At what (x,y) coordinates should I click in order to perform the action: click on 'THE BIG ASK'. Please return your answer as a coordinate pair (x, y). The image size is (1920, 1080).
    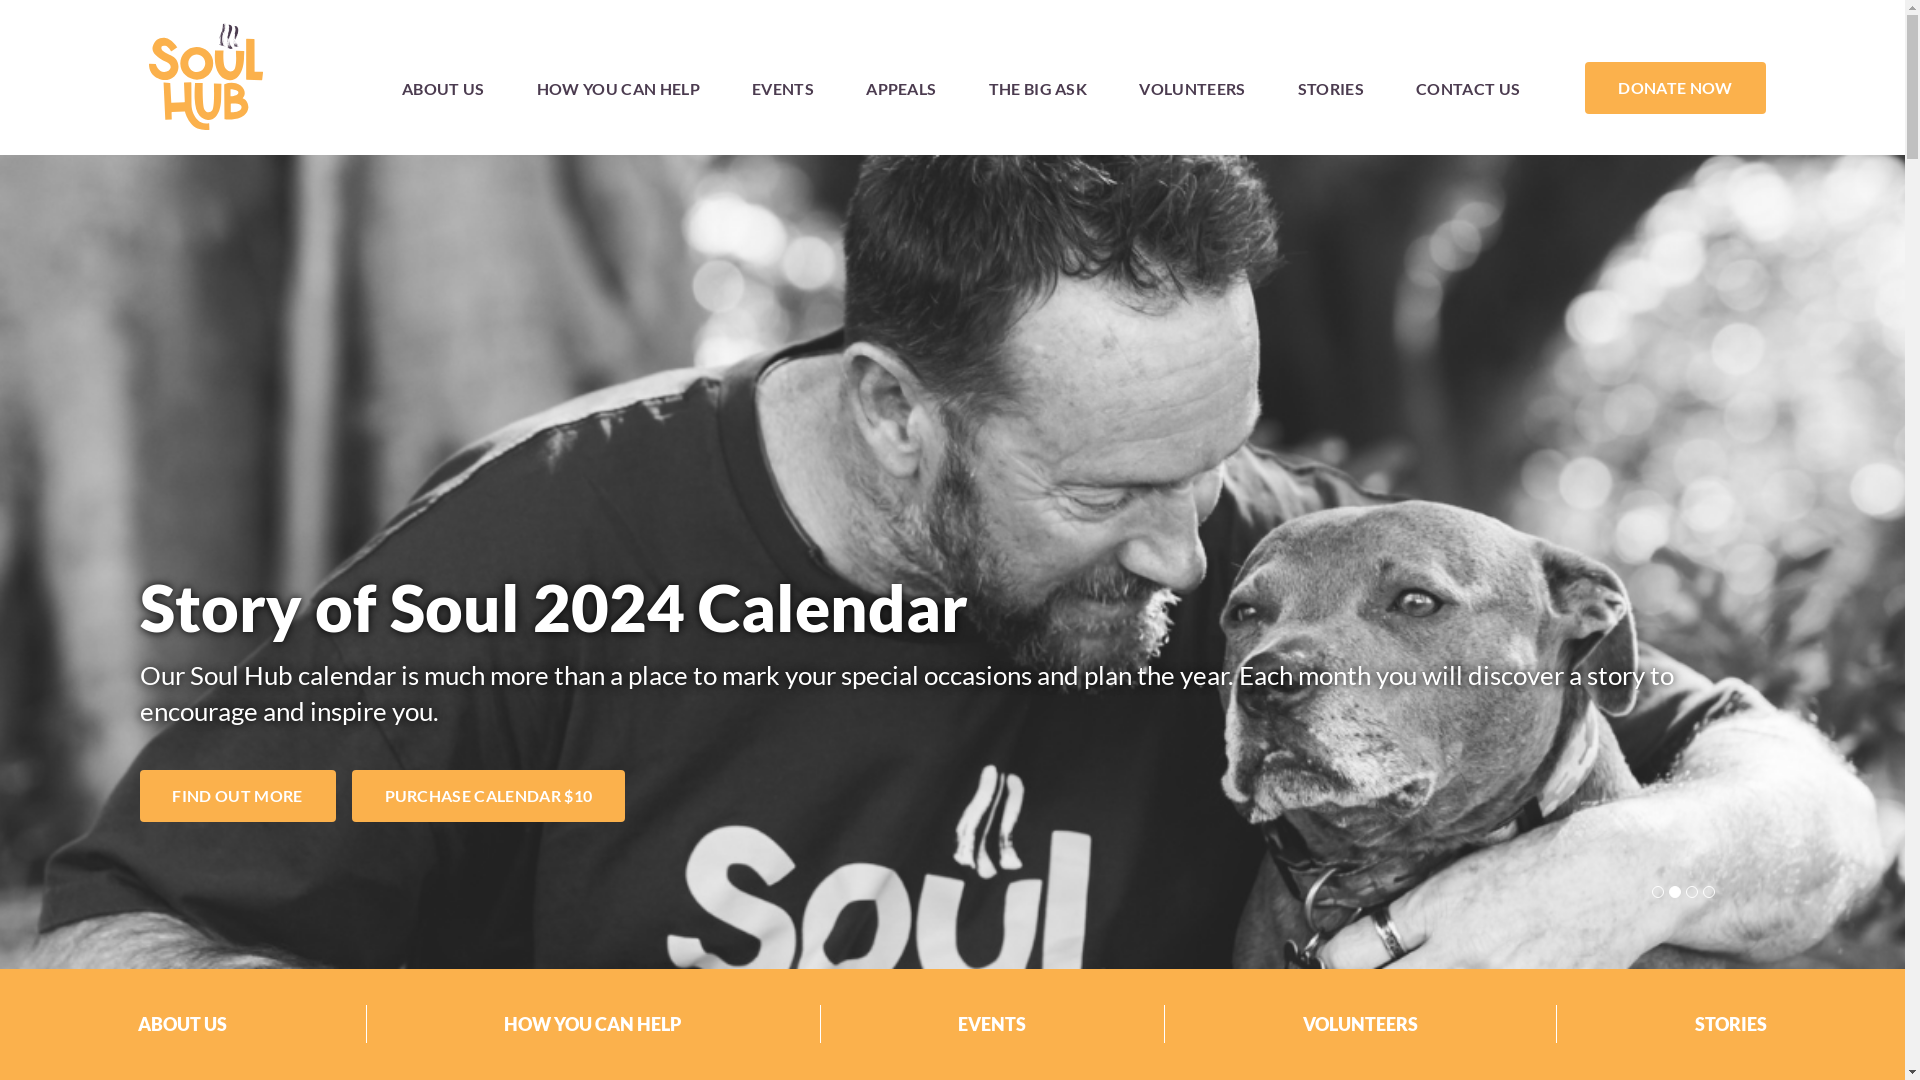
    Looking at the image, I should click on (1038, 86).